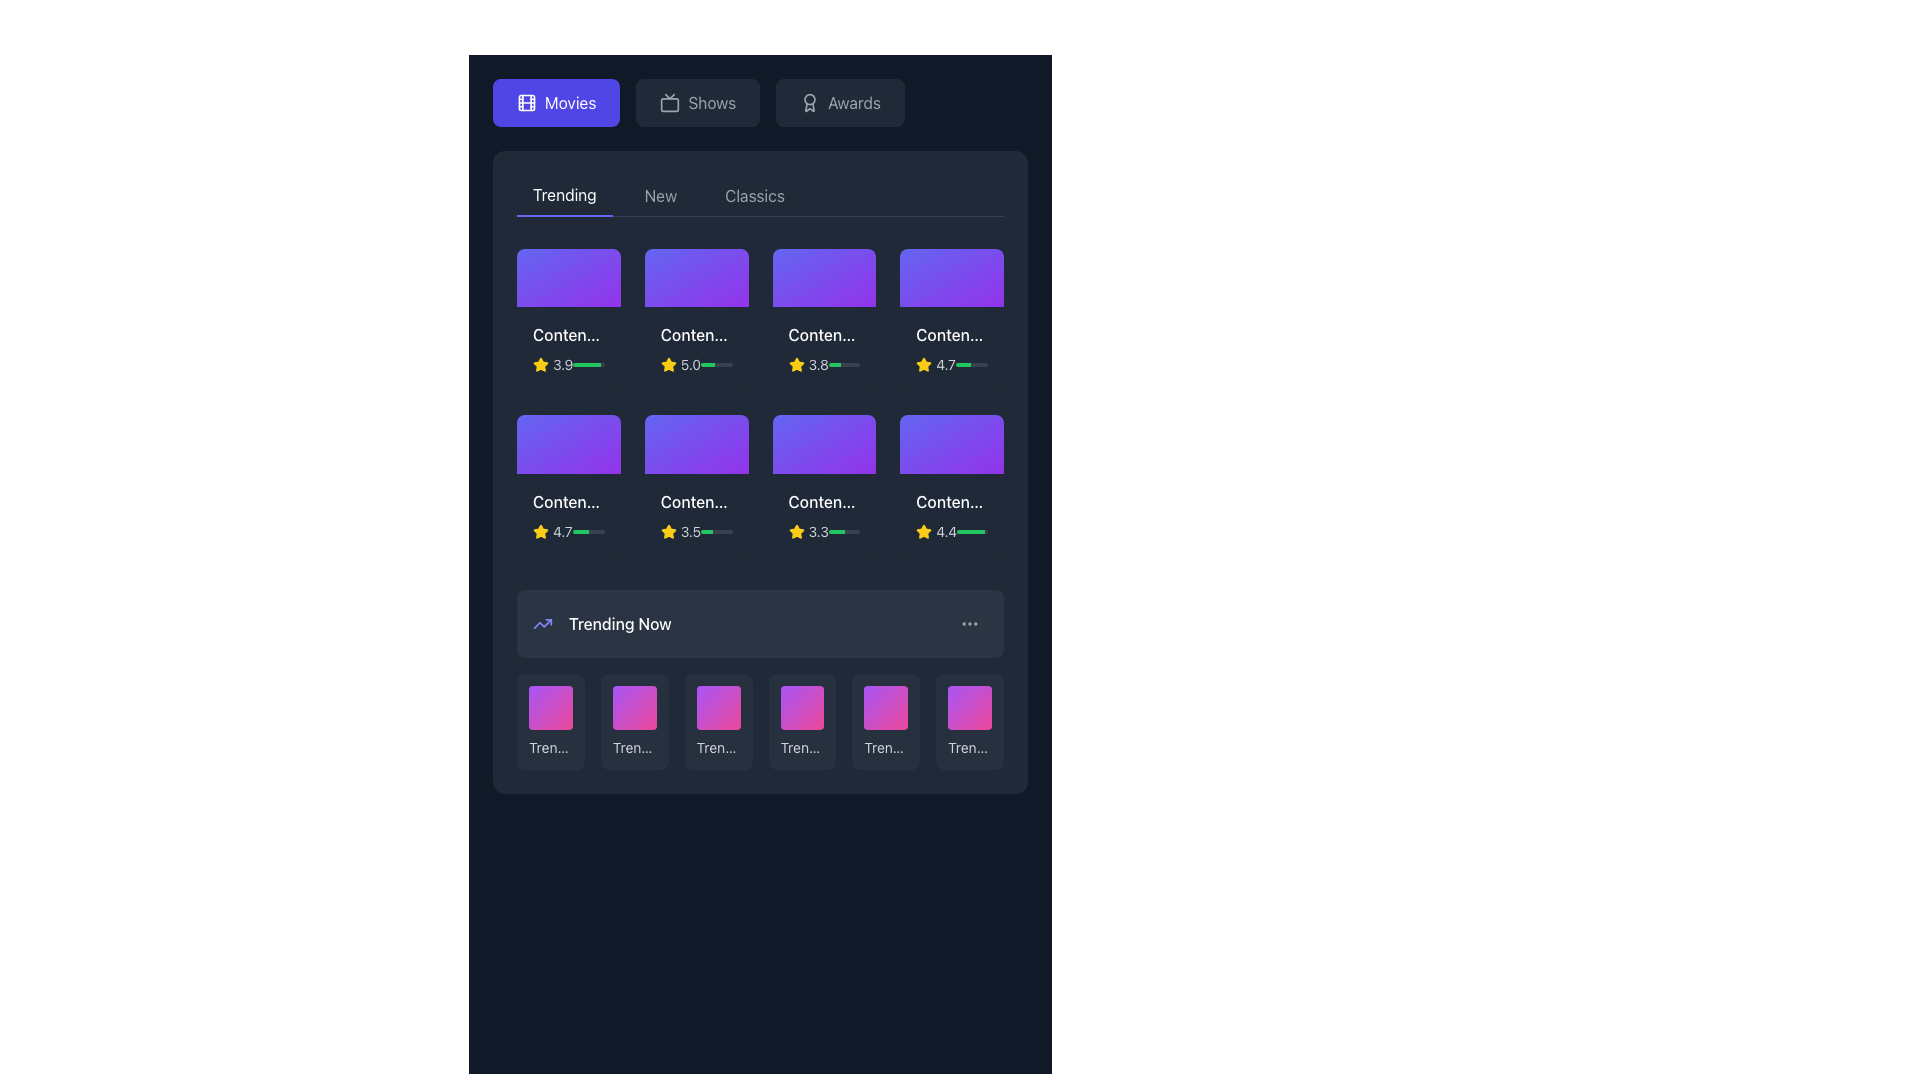 The width and height of the screenshot is (1920, 1080). What do you see at coordinates (840, 103) in the screenshot?
I see `the 'Awards' button in the top bar navigation menu` at bounding box center [840, 103].